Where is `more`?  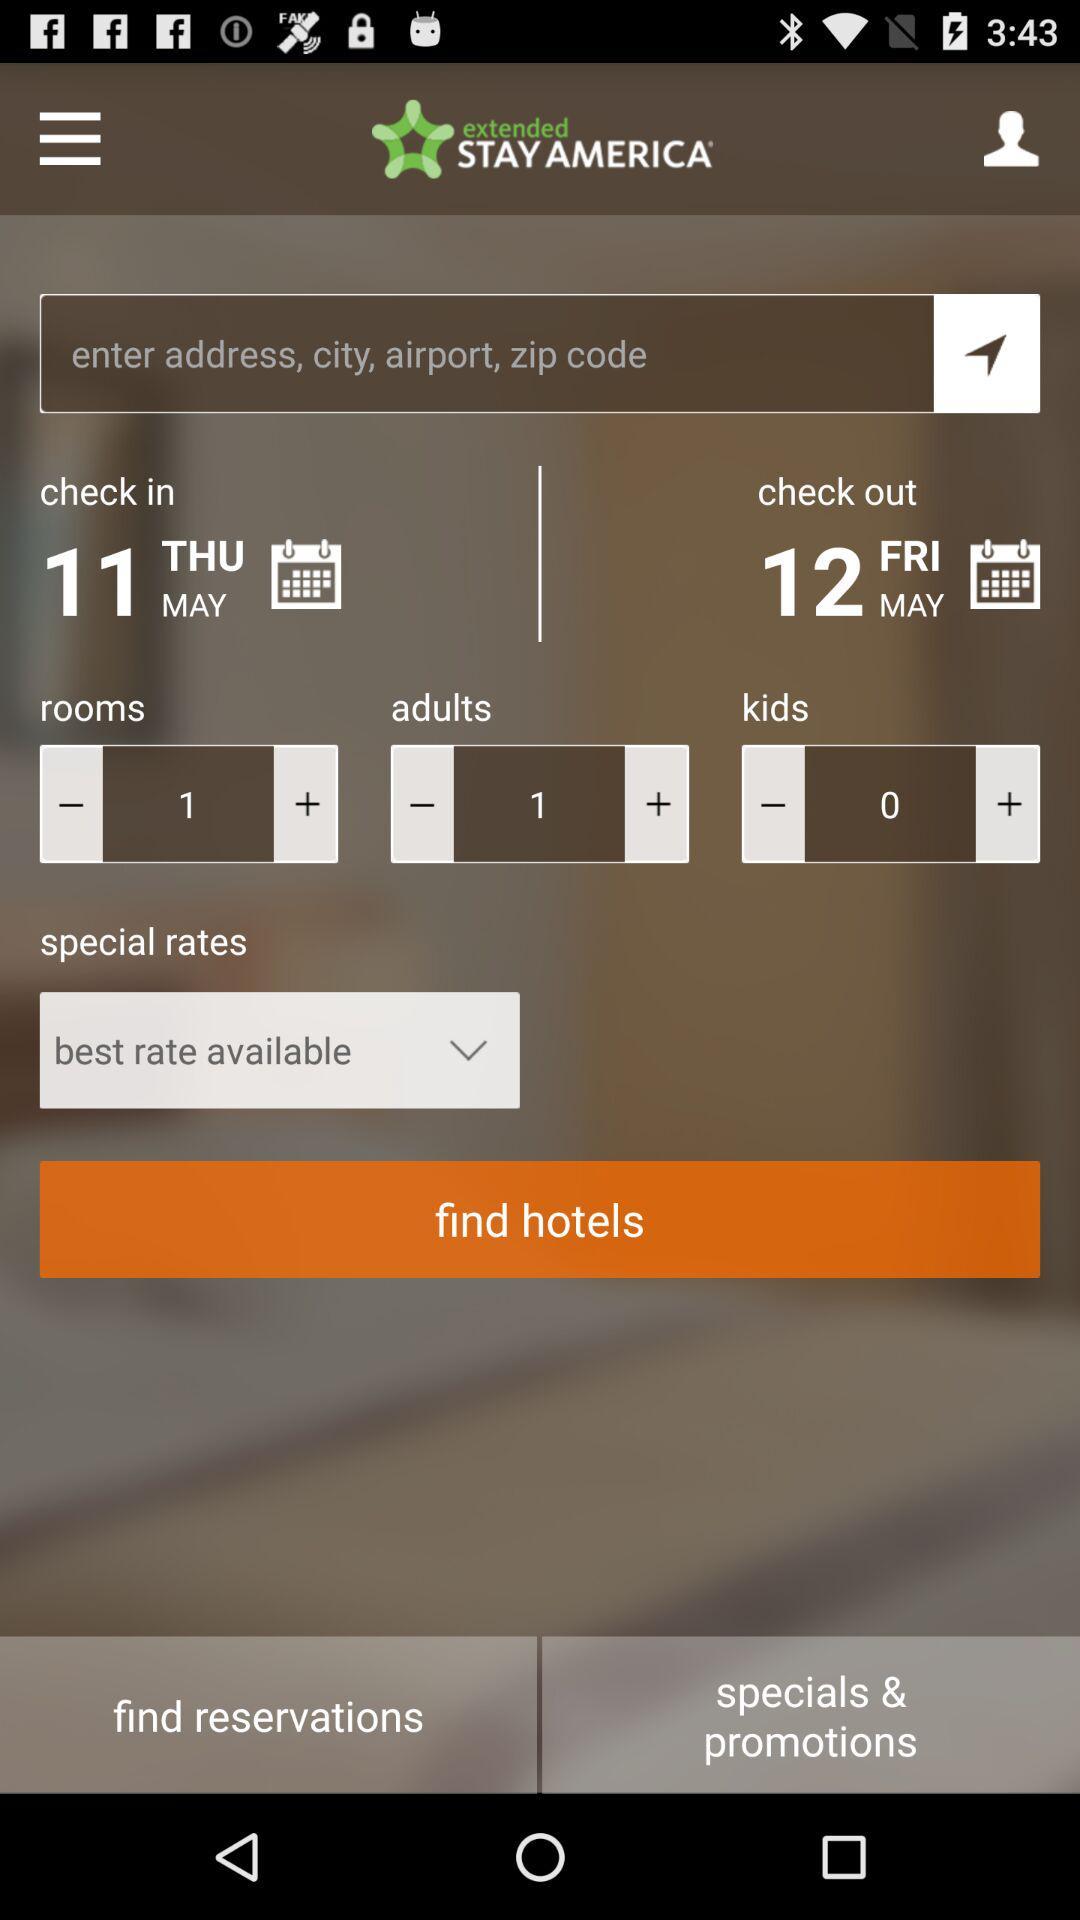 more is located at coordinates (1007, 803).